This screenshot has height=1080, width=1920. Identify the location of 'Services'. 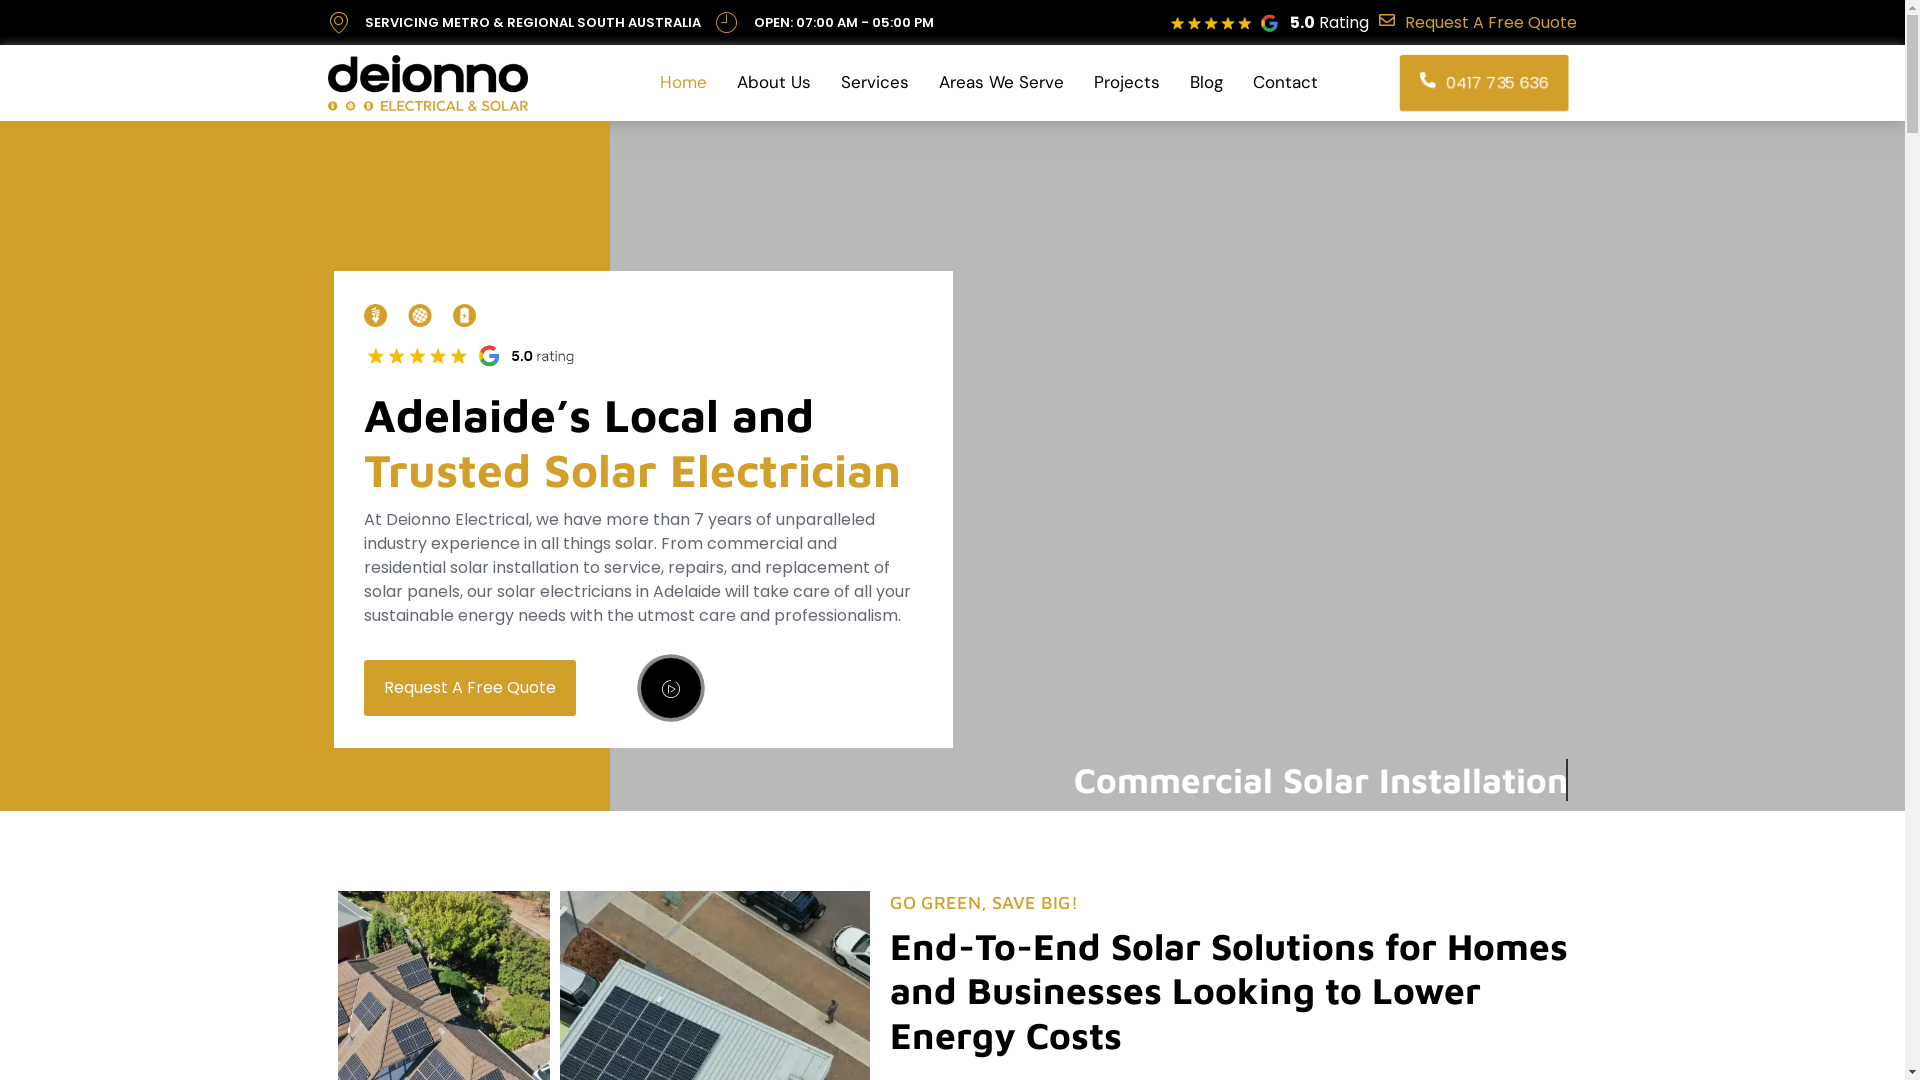
(835, 82).